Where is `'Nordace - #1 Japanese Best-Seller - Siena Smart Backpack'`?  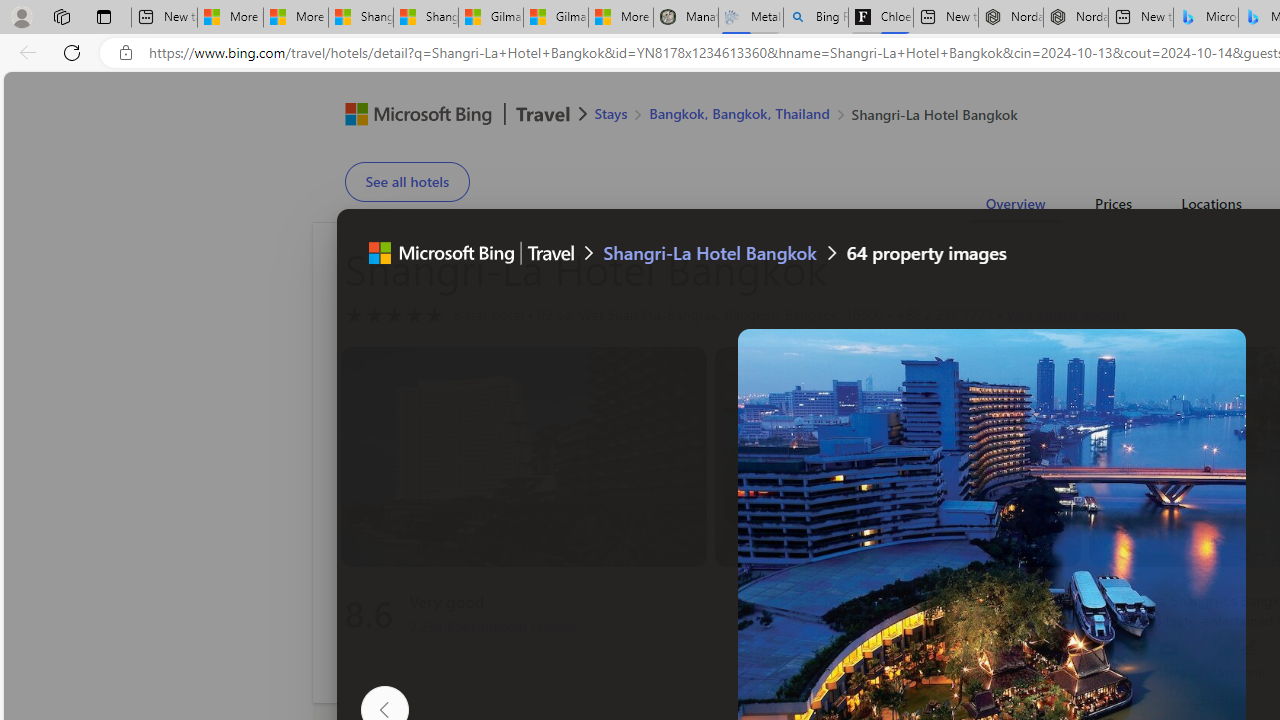 'Nordace - #1 Japanese Best-Seller - Siena Smart Backpack' is located at coordinates (1075, 17).